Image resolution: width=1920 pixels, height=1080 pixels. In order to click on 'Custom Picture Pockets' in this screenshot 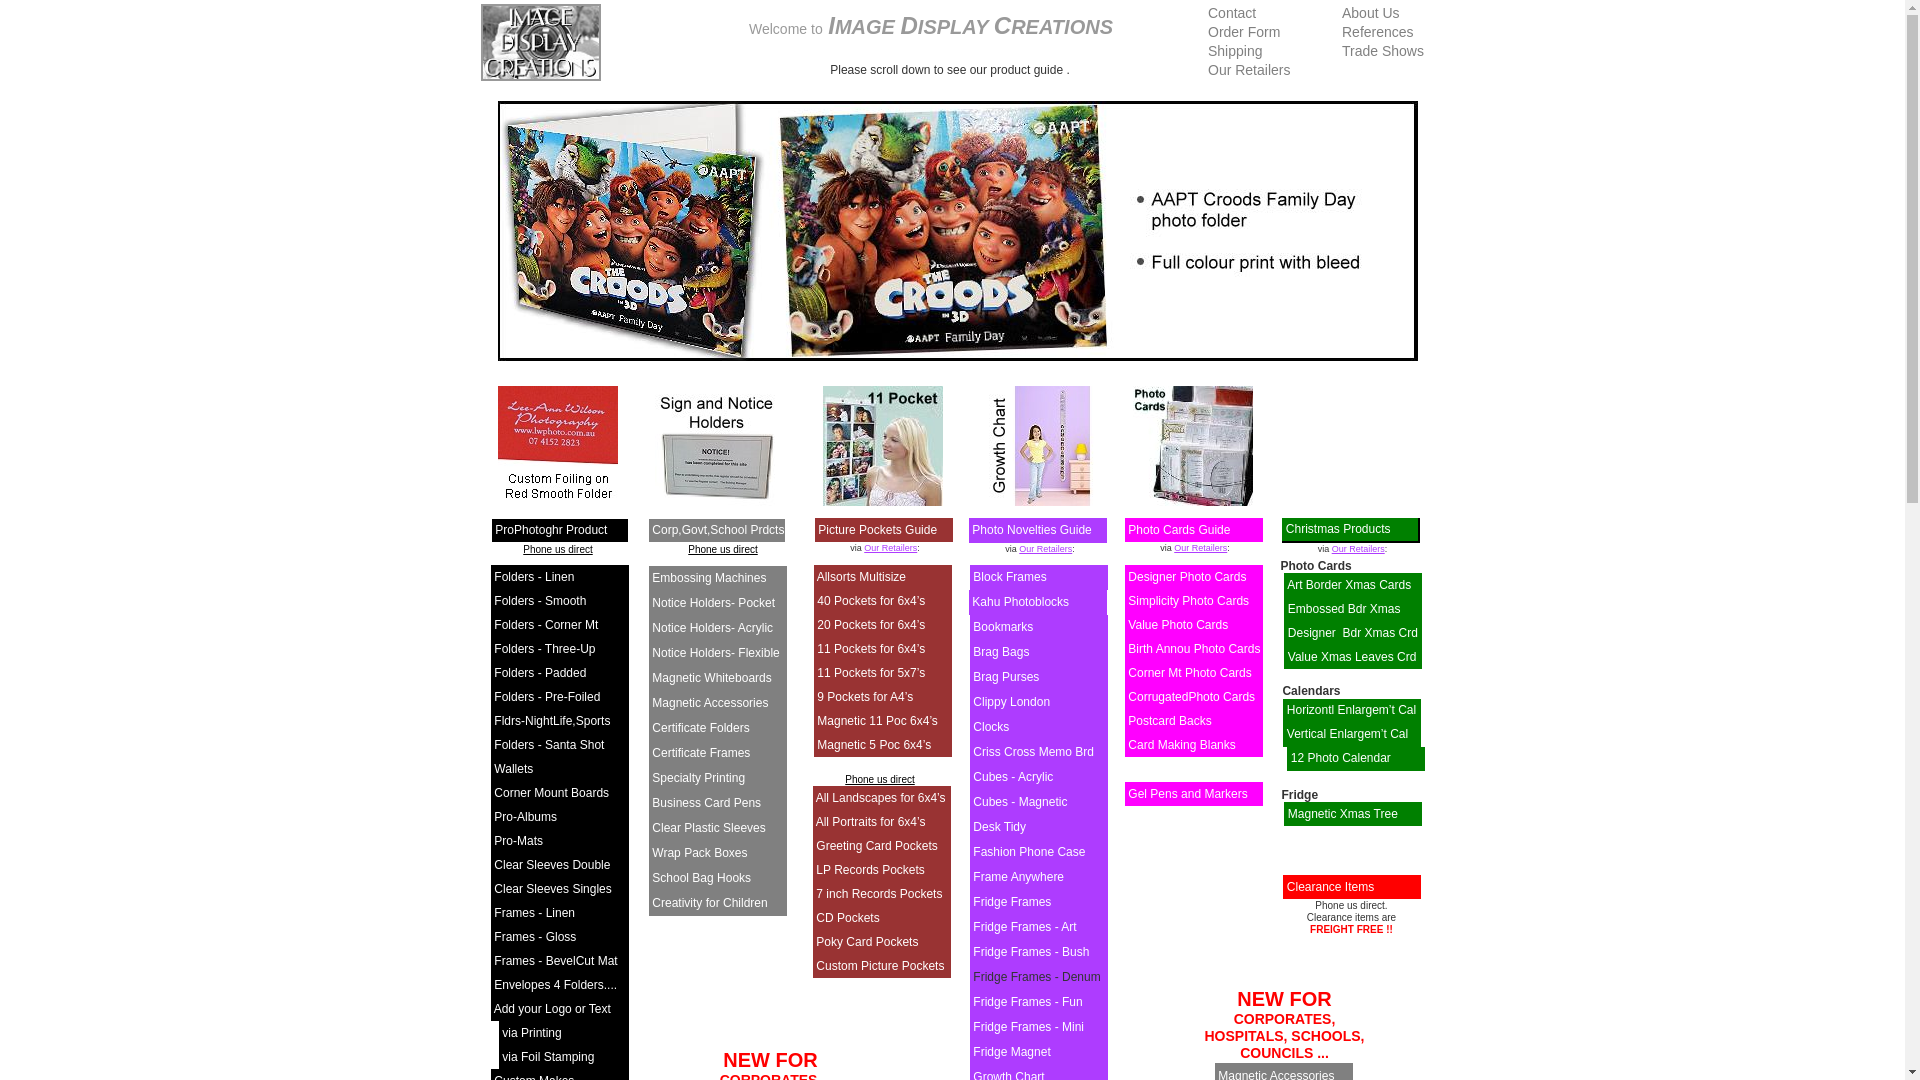, I will do `click(879, 964)`.